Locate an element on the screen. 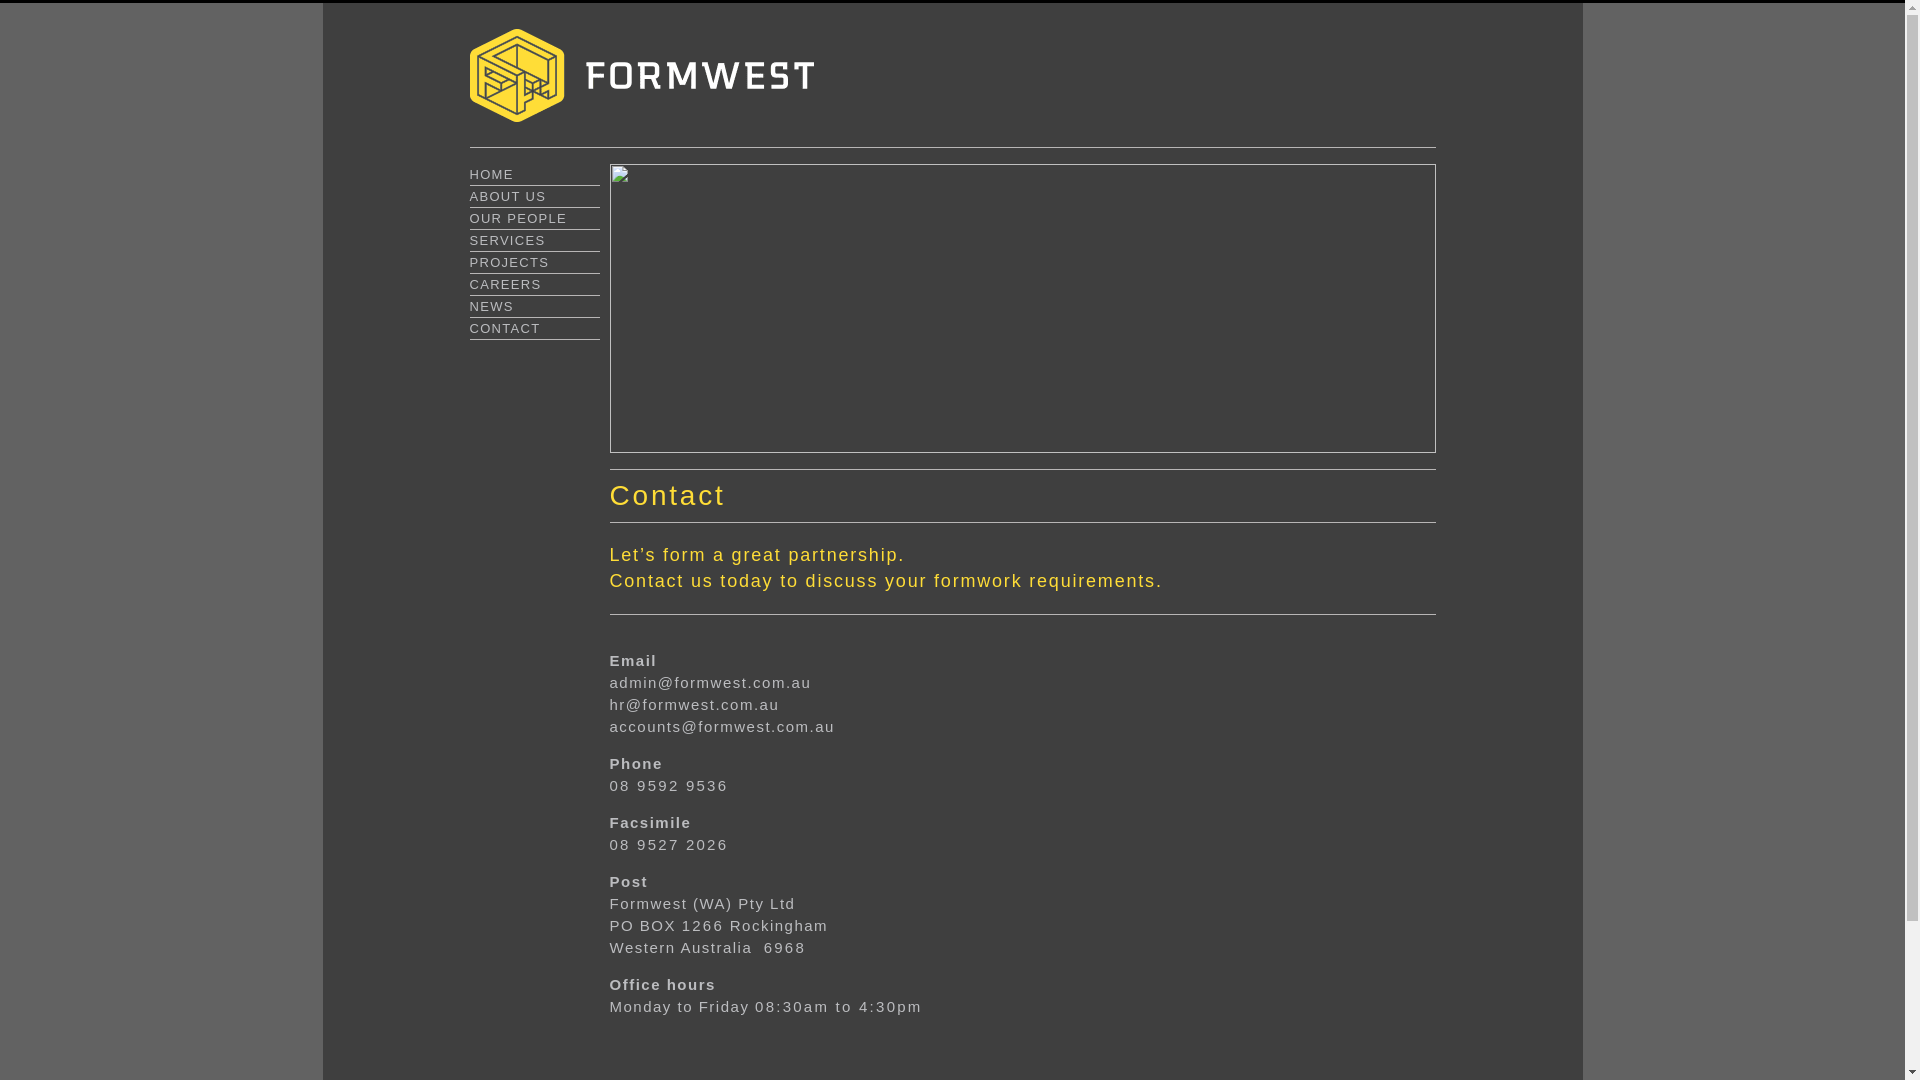  'NEWS' is located at coordinates (491, 304).